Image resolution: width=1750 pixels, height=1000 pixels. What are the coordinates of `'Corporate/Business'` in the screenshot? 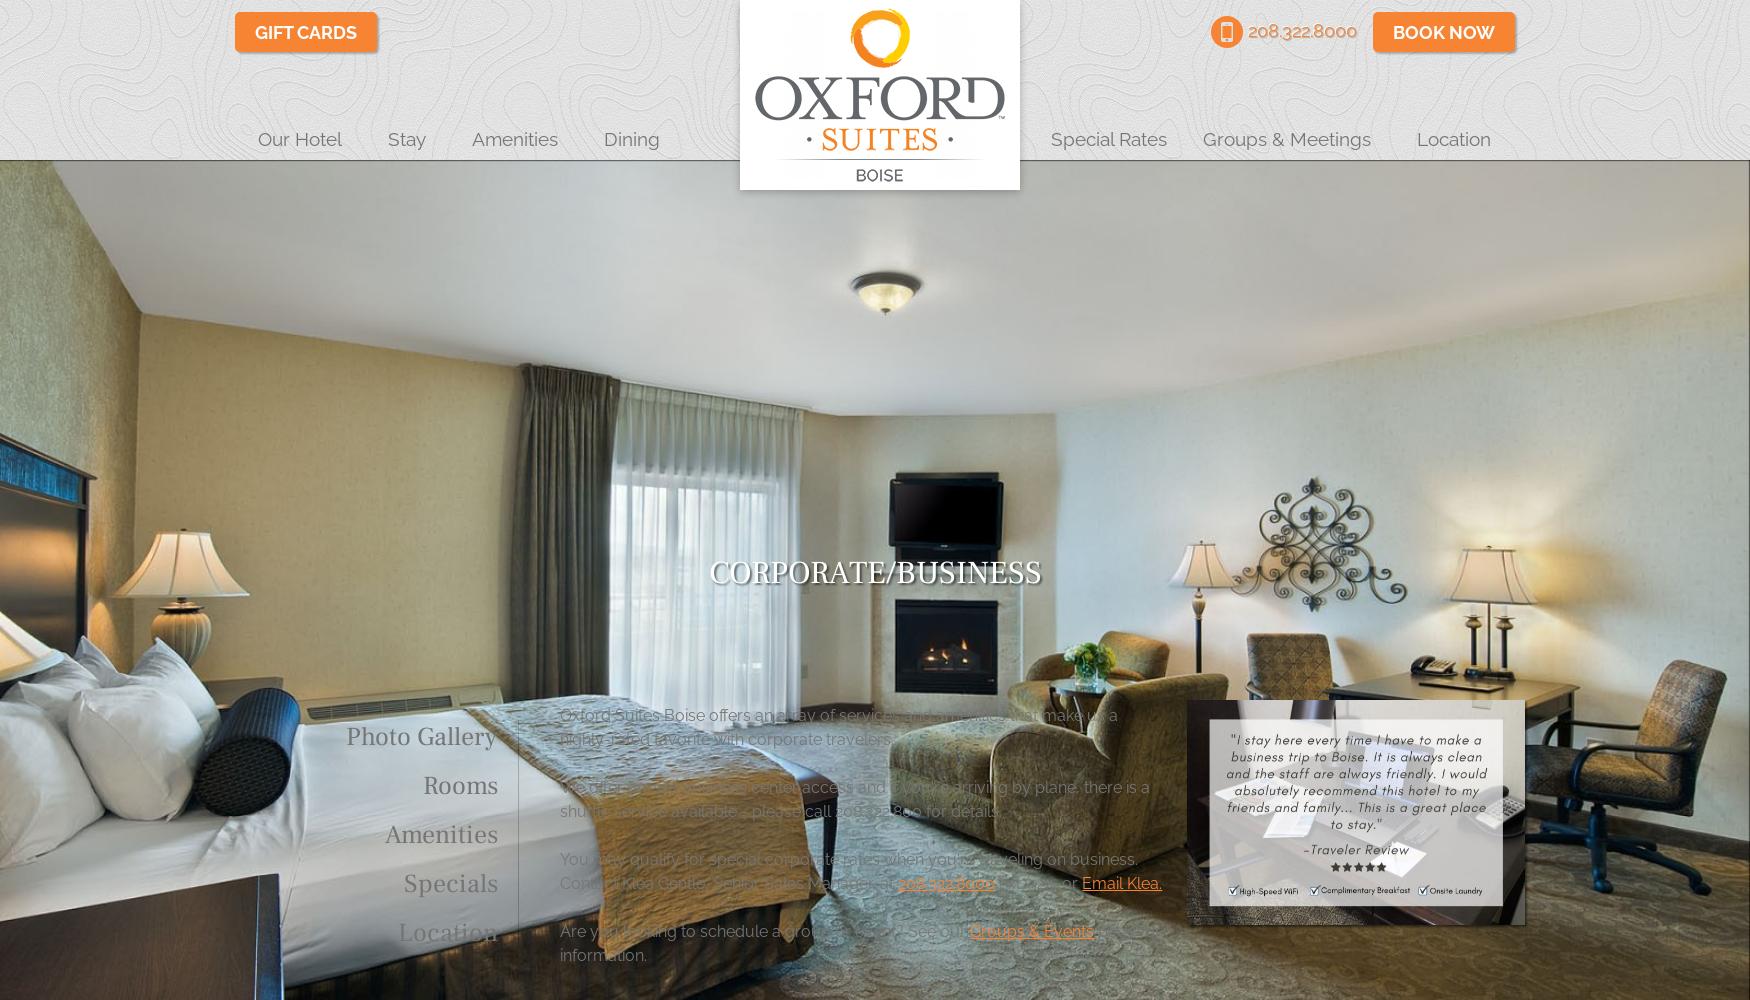 It's located at (874, 571).